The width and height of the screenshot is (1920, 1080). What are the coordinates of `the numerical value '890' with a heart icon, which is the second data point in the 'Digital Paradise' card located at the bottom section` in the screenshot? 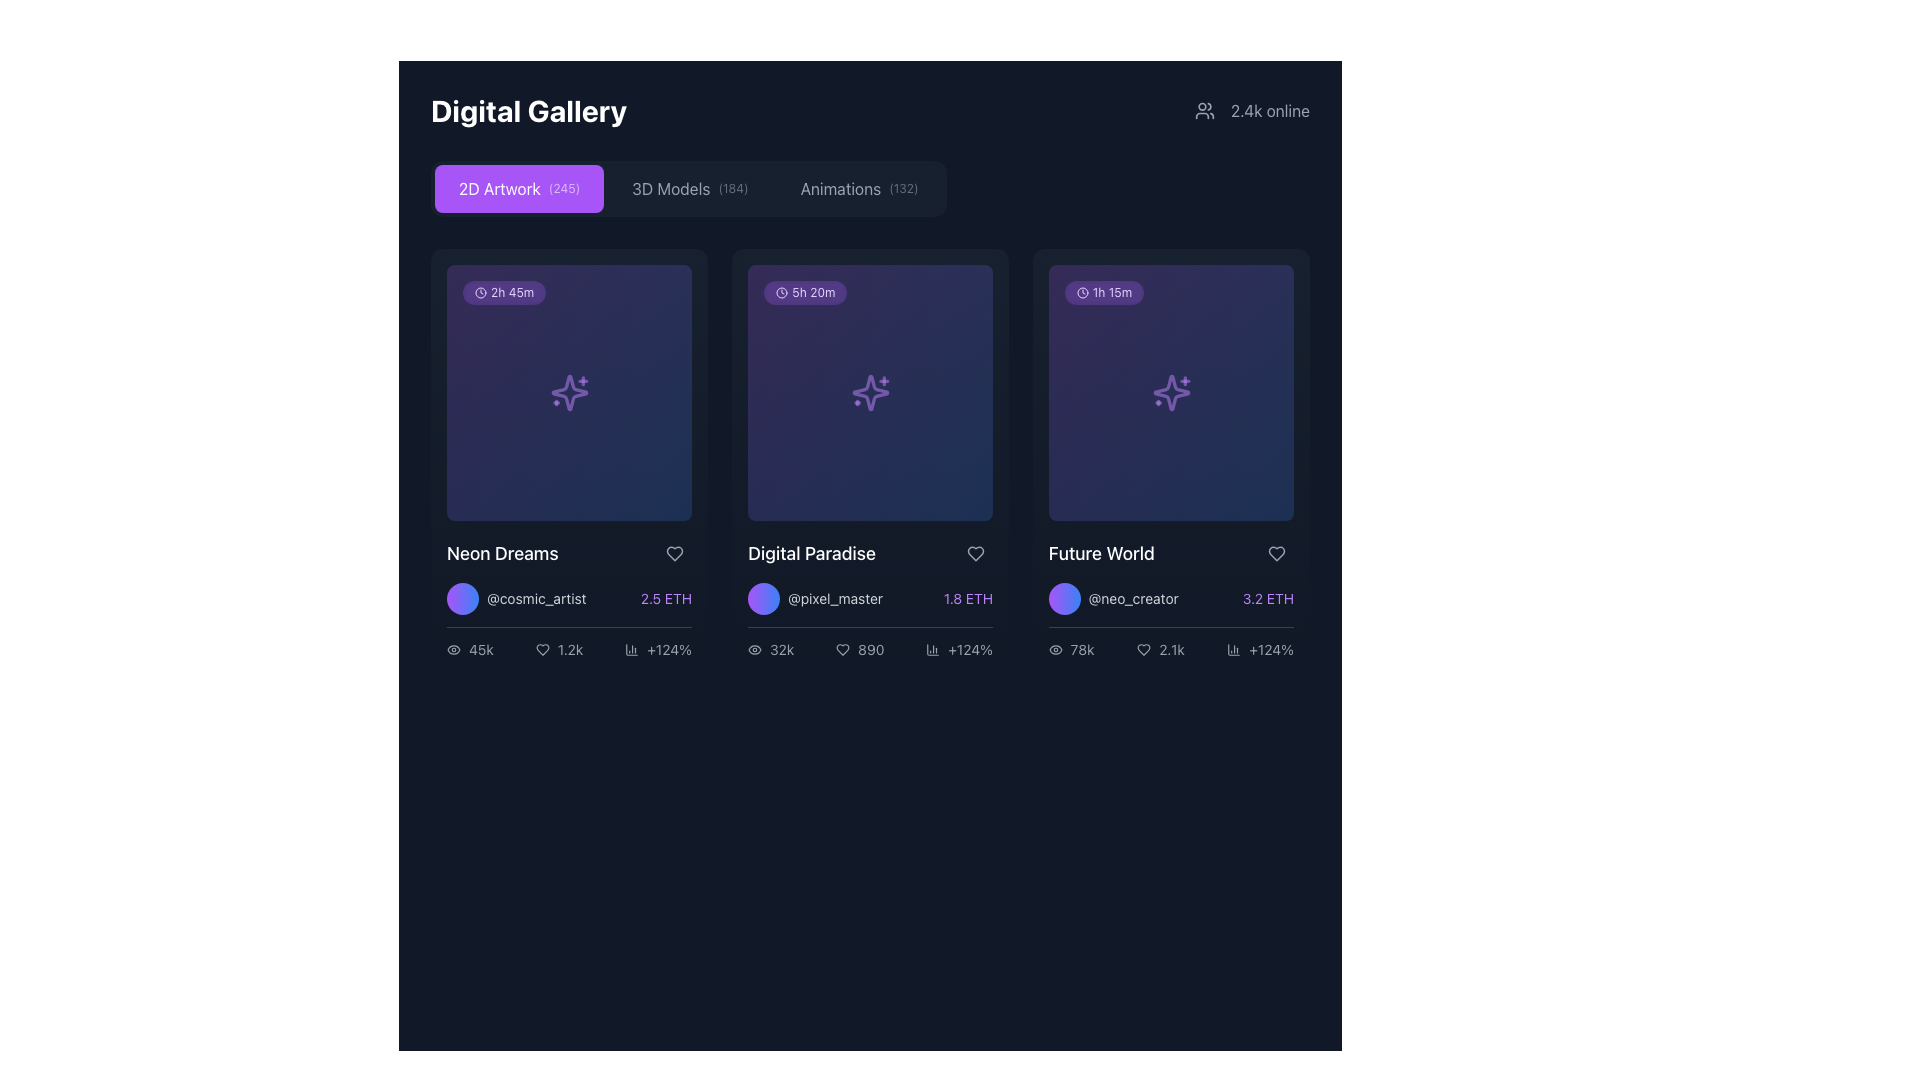 It's located at (870, 643).